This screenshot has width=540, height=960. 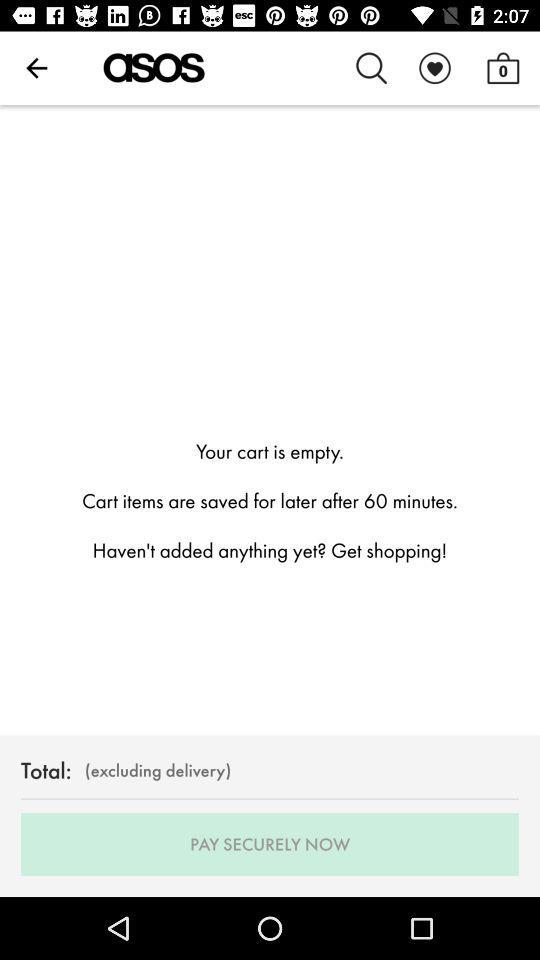 I want to click on pay securely now icon, so click(x=270, y=843).